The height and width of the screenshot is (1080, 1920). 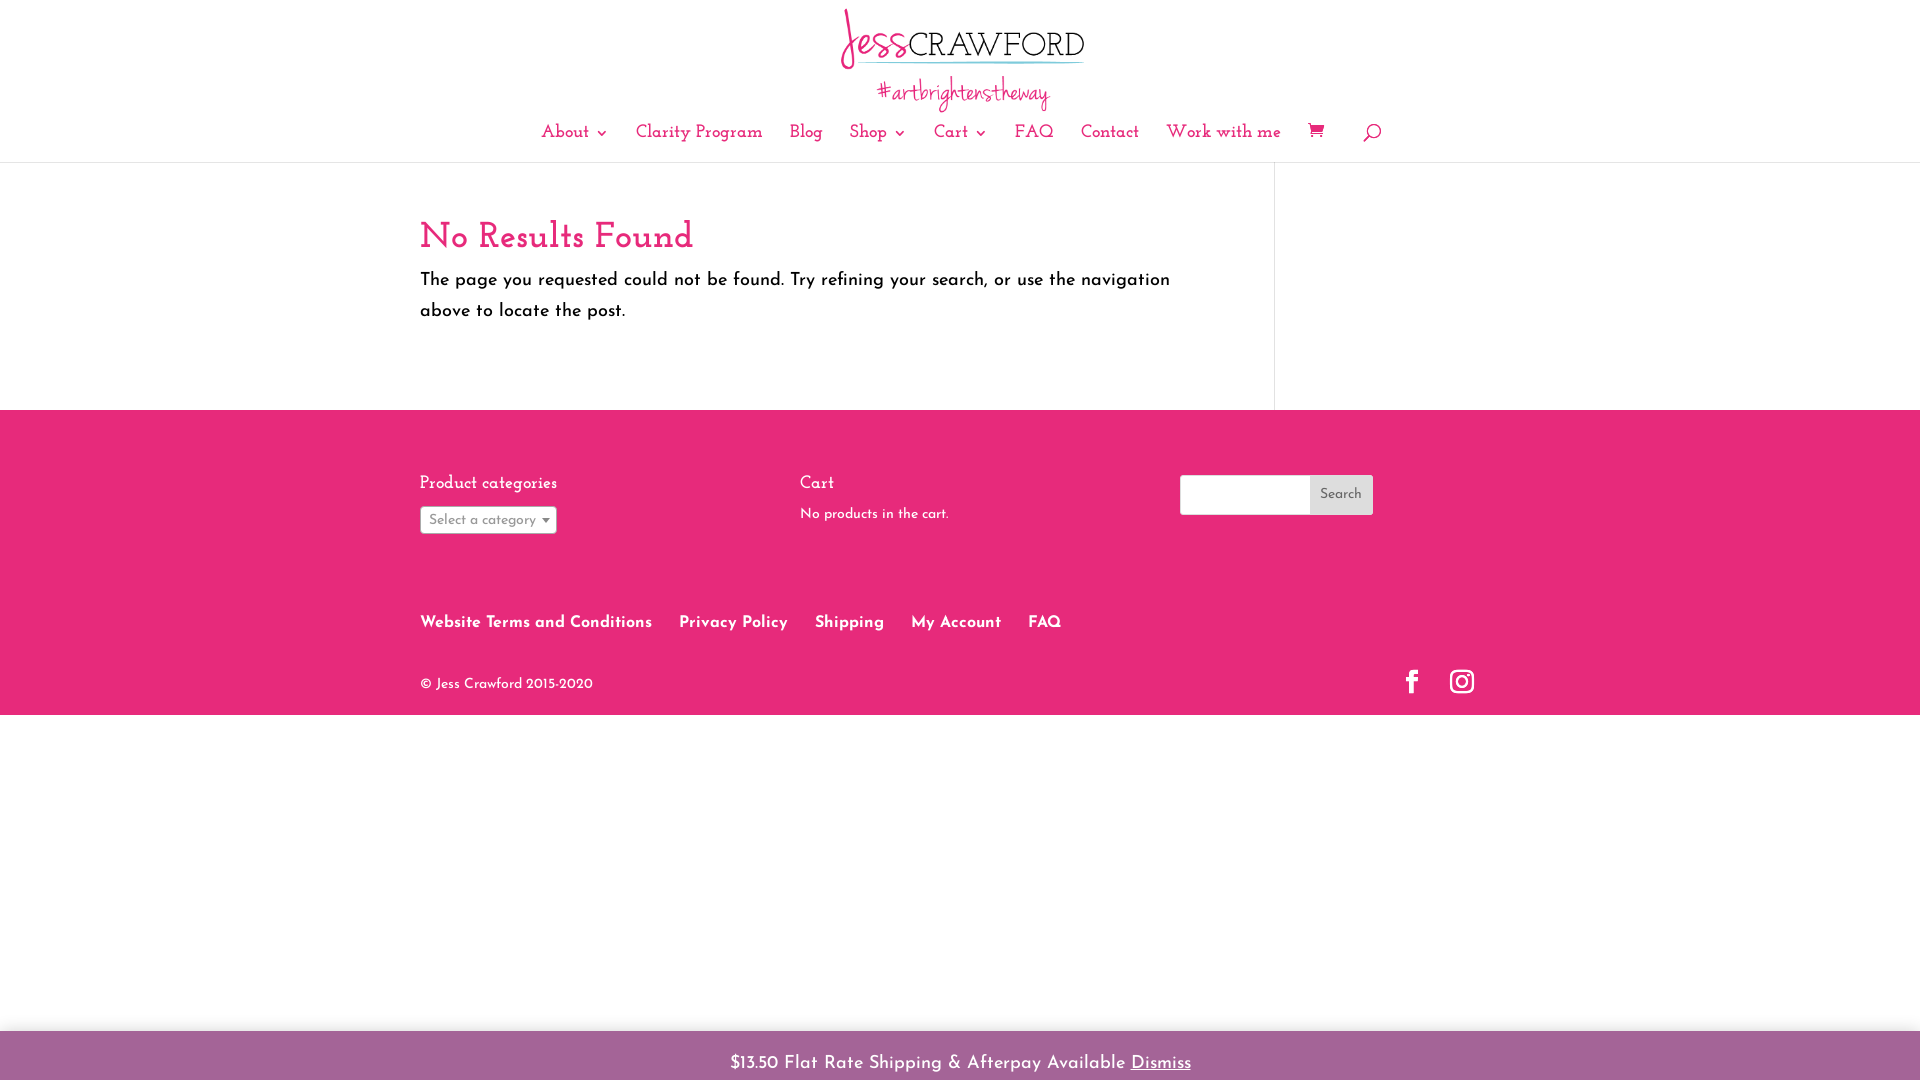 I want to click on 'FAQ', so click(x=1043, y=622).